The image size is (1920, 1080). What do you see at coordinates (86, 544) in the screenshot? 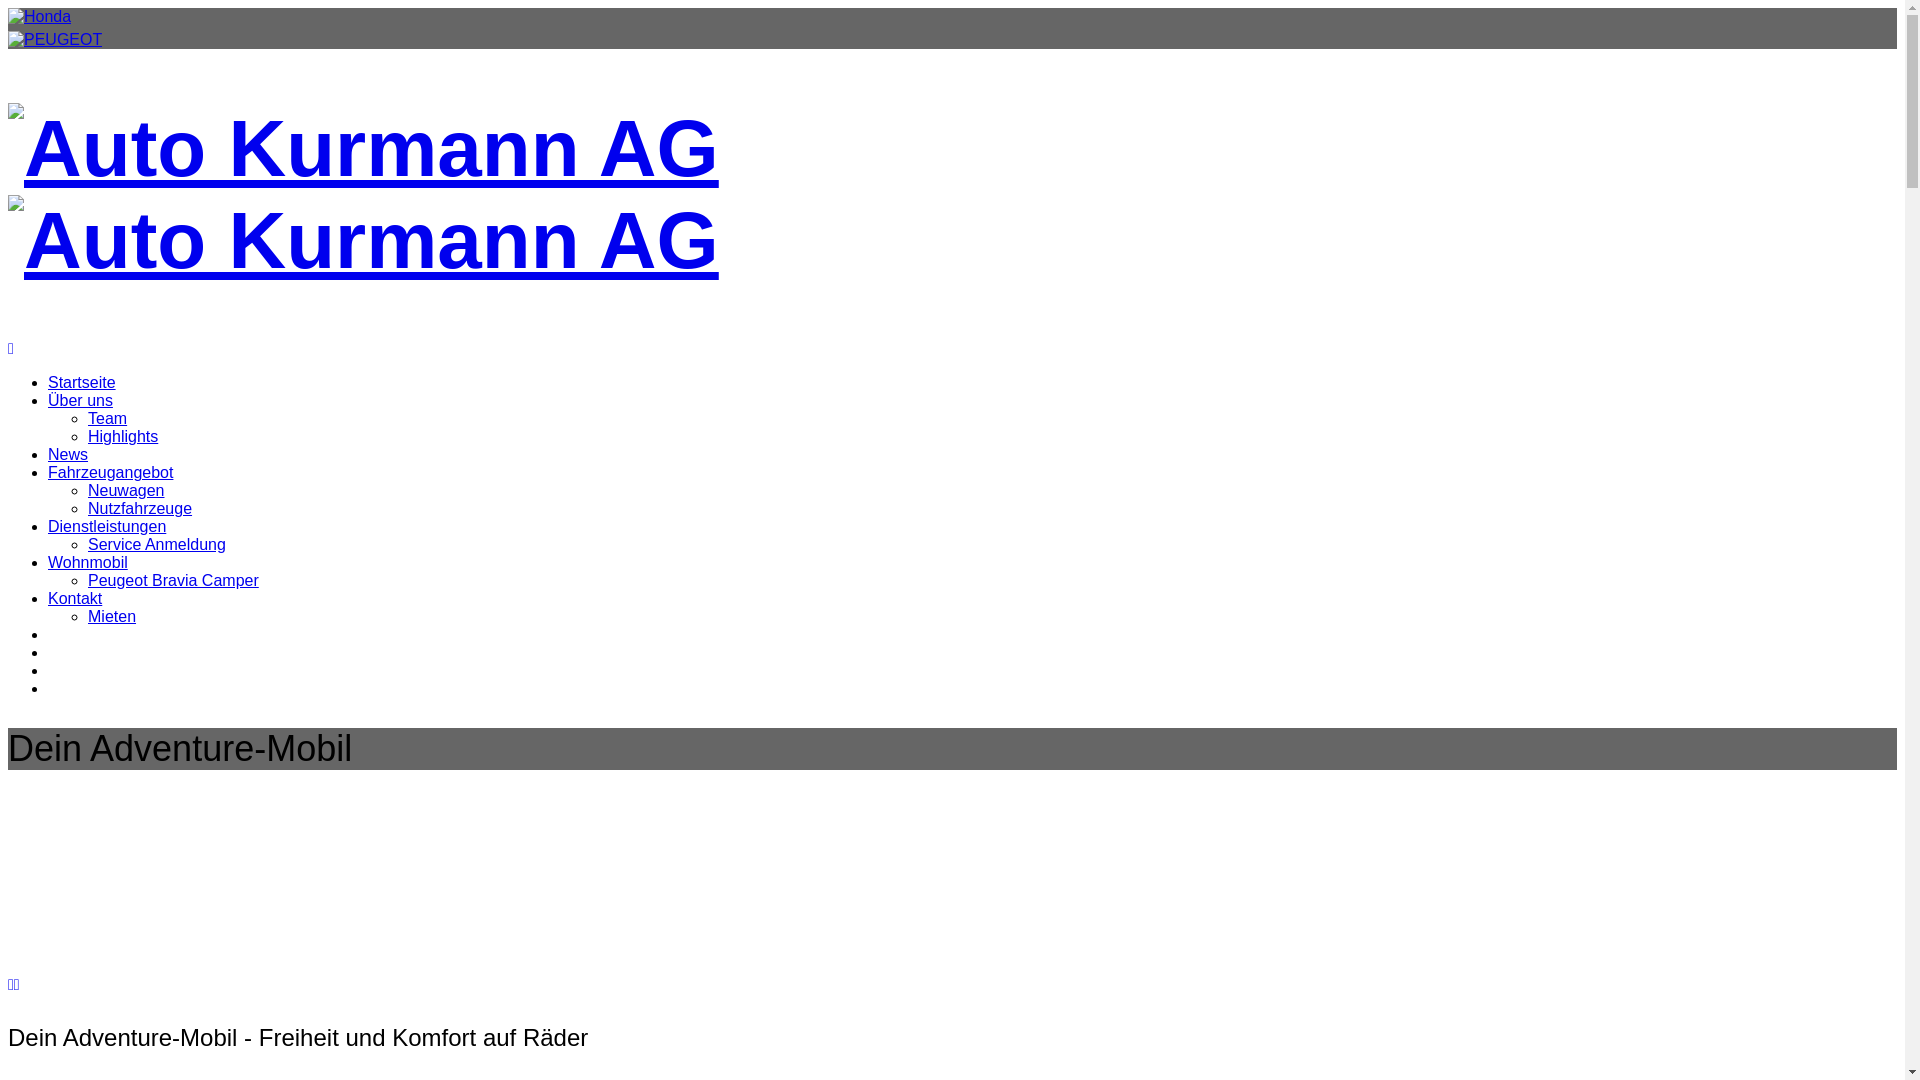
I see `'Service Anmeldung'` at bounding box center [86, 544].